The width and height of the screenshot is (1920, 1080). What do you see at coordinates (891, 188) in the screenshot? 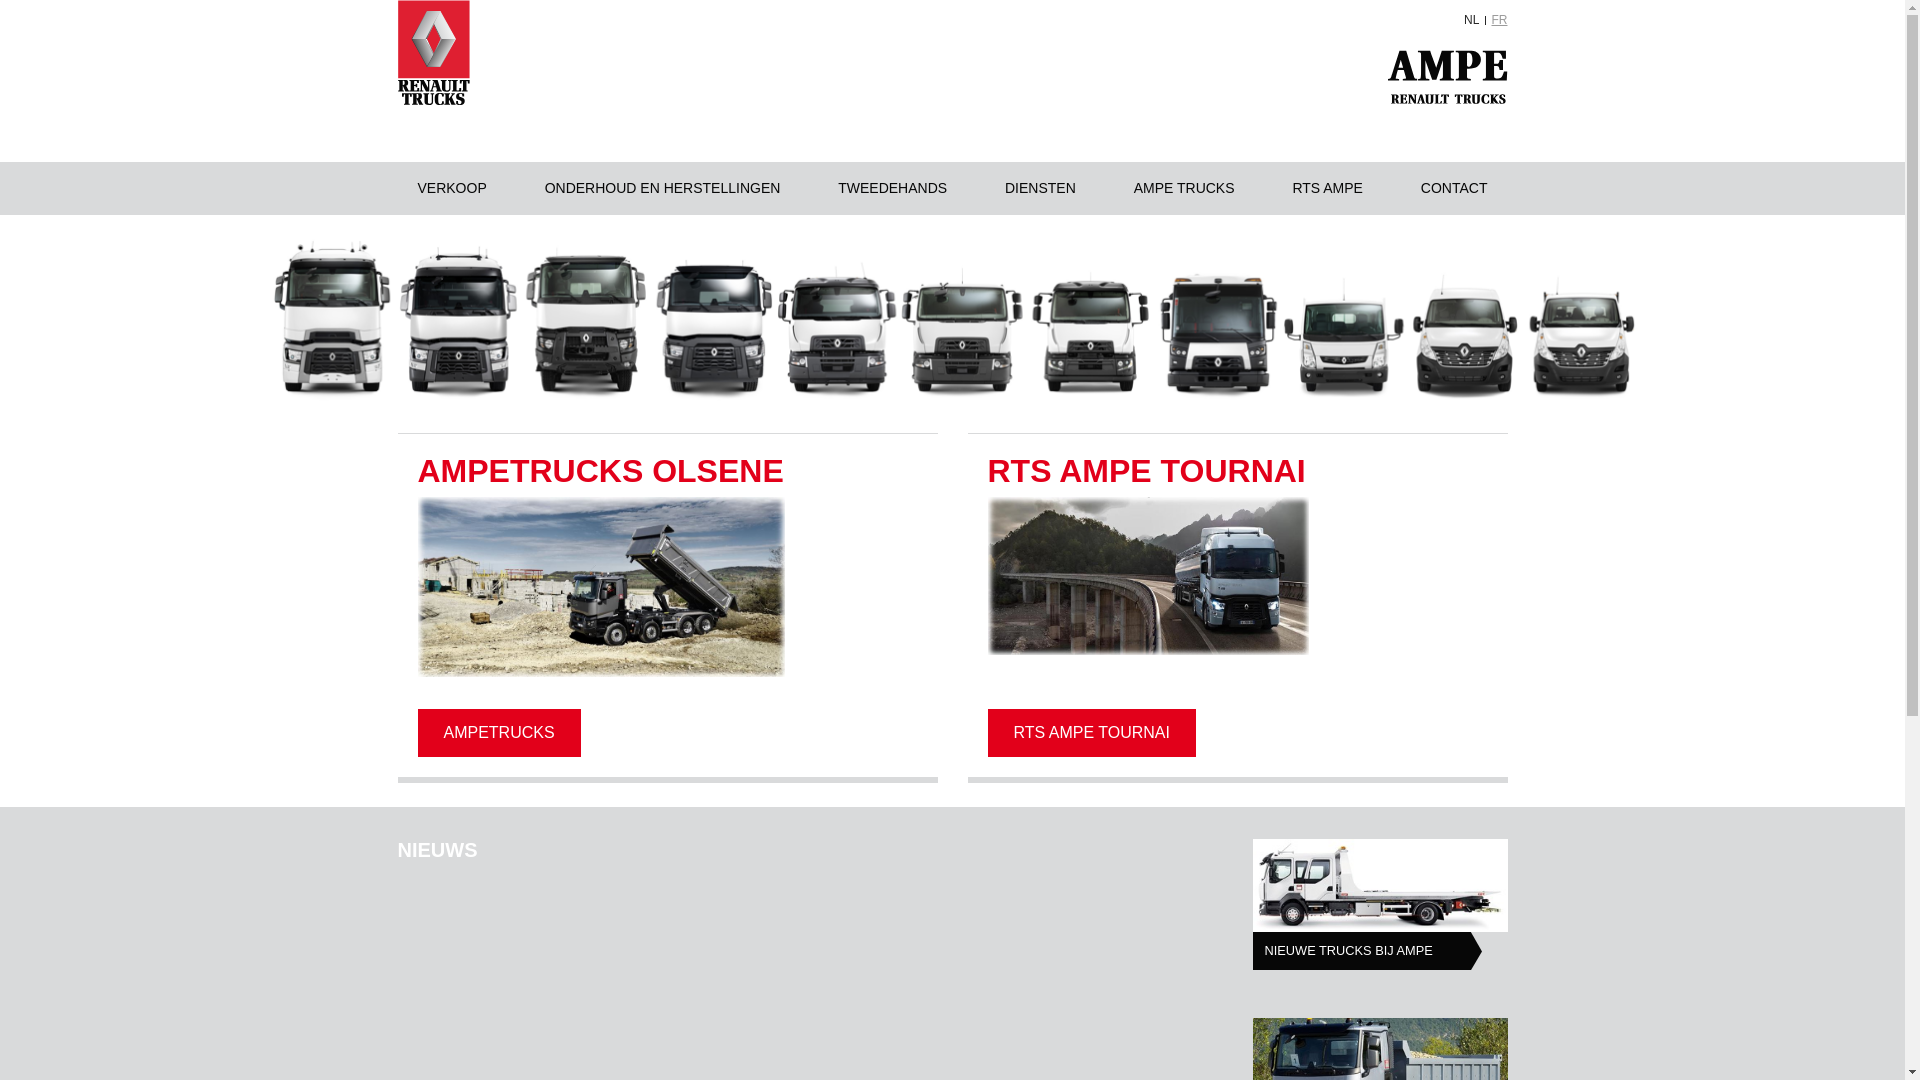
I see `'TWEEDEHANDS'` at bounding box center [891, 188].